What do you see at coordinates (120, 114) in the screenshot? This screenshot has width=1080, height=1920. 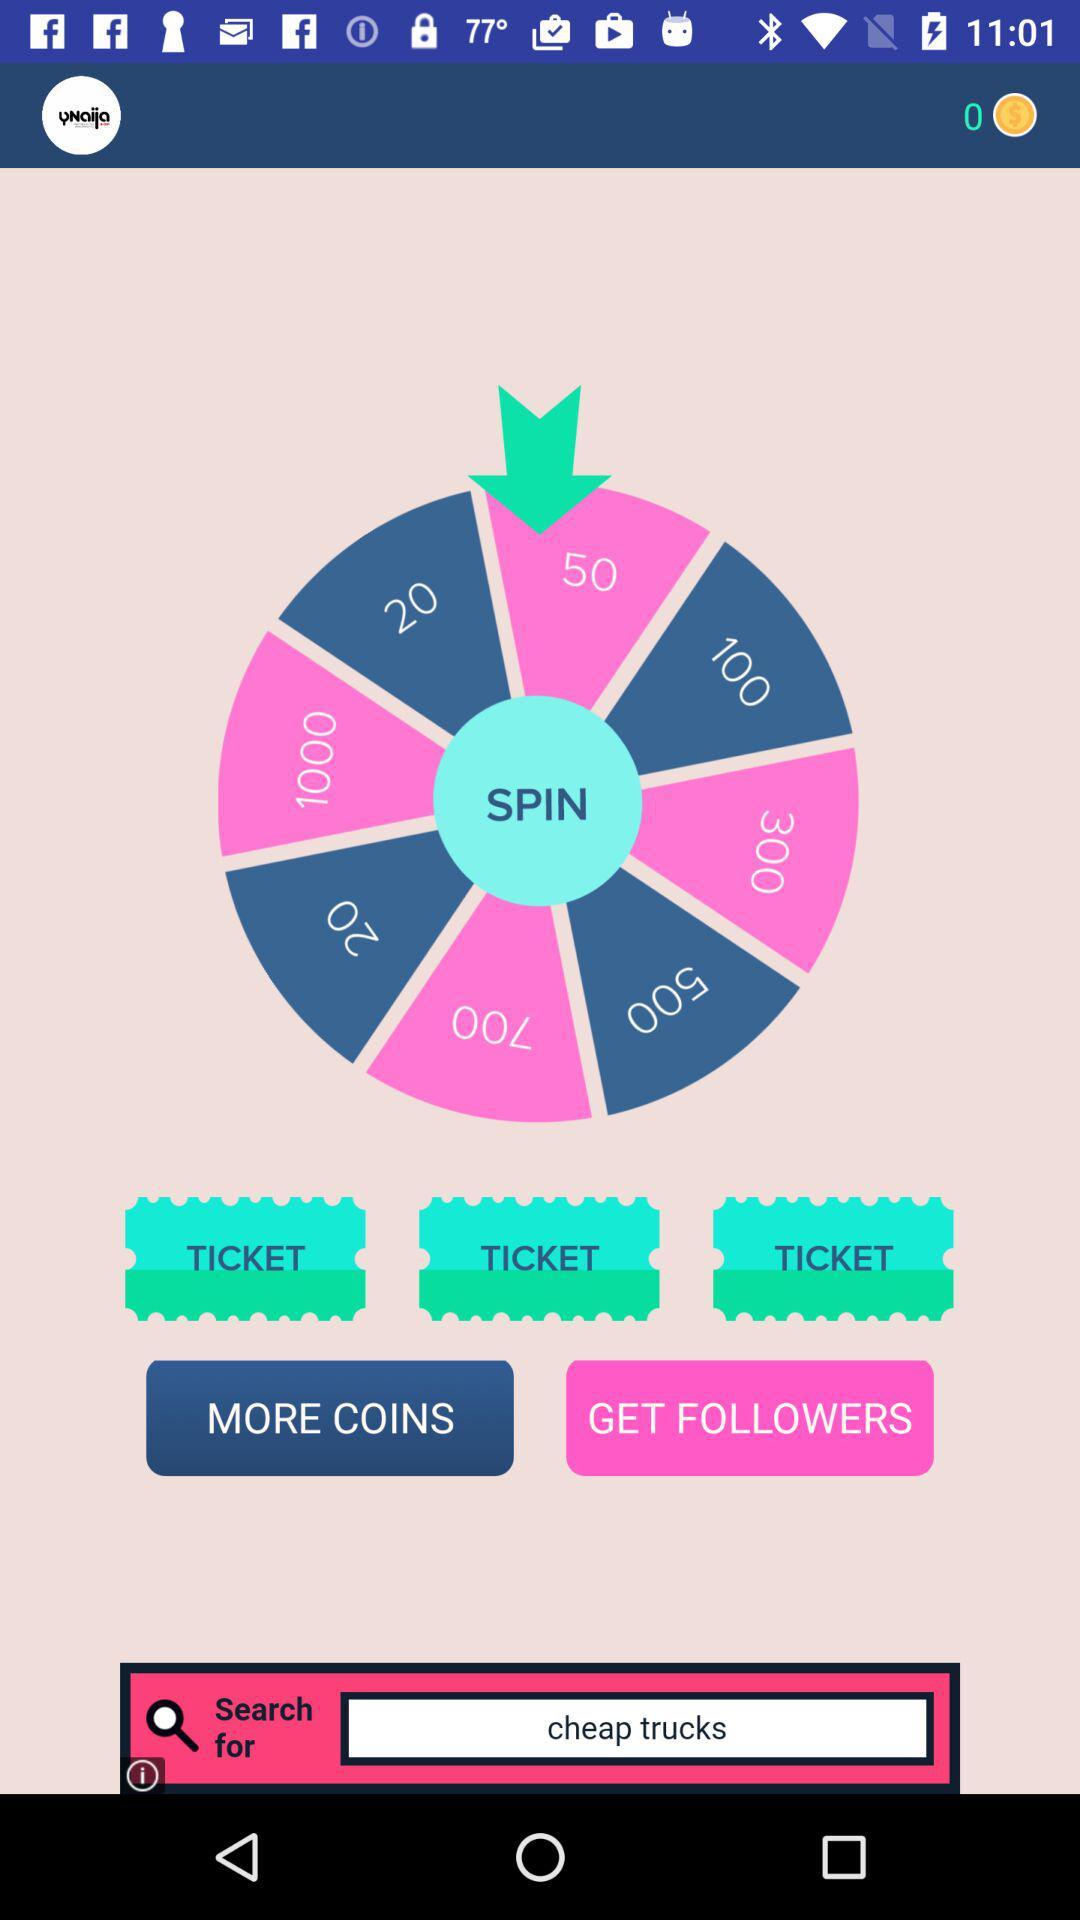 I see `visit our homepage` at bounding box center [120, 114].